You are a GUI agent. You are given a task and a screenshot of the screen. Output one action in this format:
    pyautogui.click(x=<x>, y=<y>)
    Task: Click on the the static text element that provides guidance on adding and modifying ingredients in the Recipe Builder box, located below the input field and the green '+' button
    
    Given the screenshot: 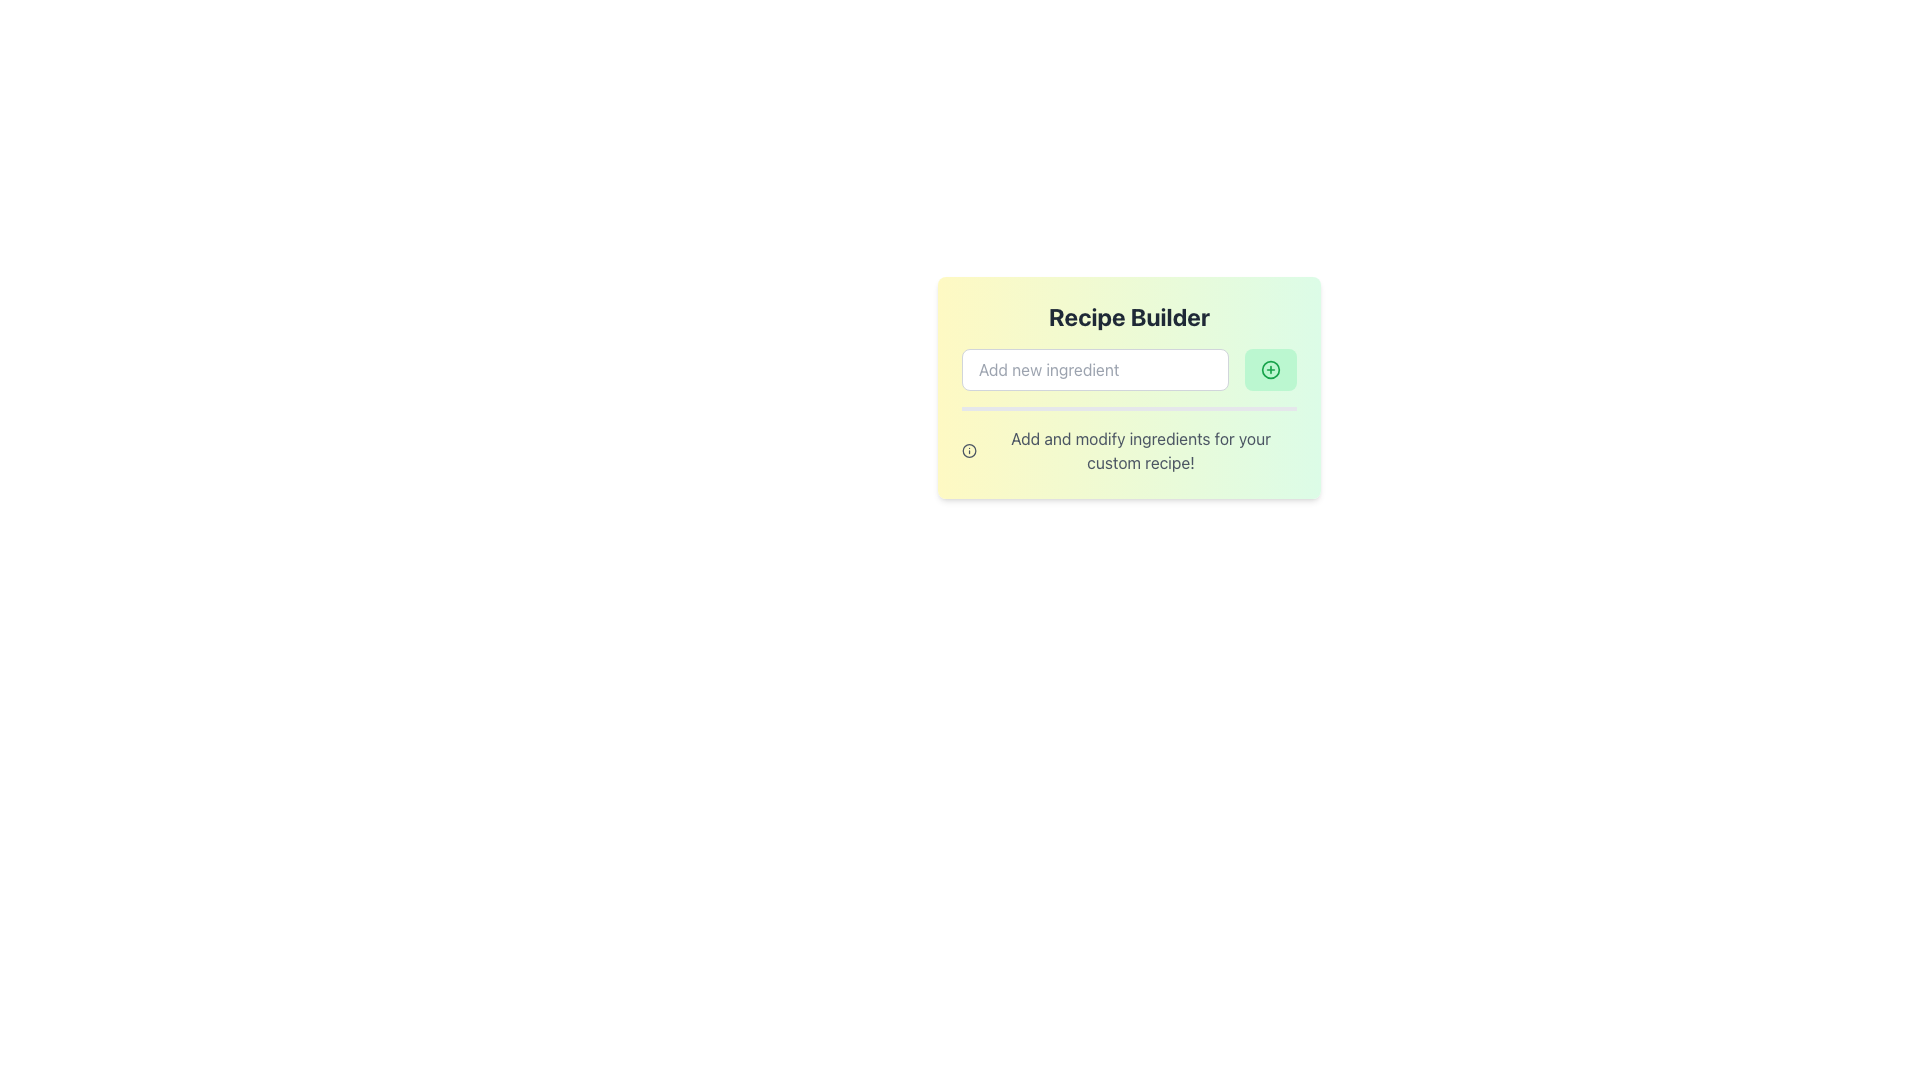 What is the action you would take?
    pyautogui.click(x=1141, y=451)
    